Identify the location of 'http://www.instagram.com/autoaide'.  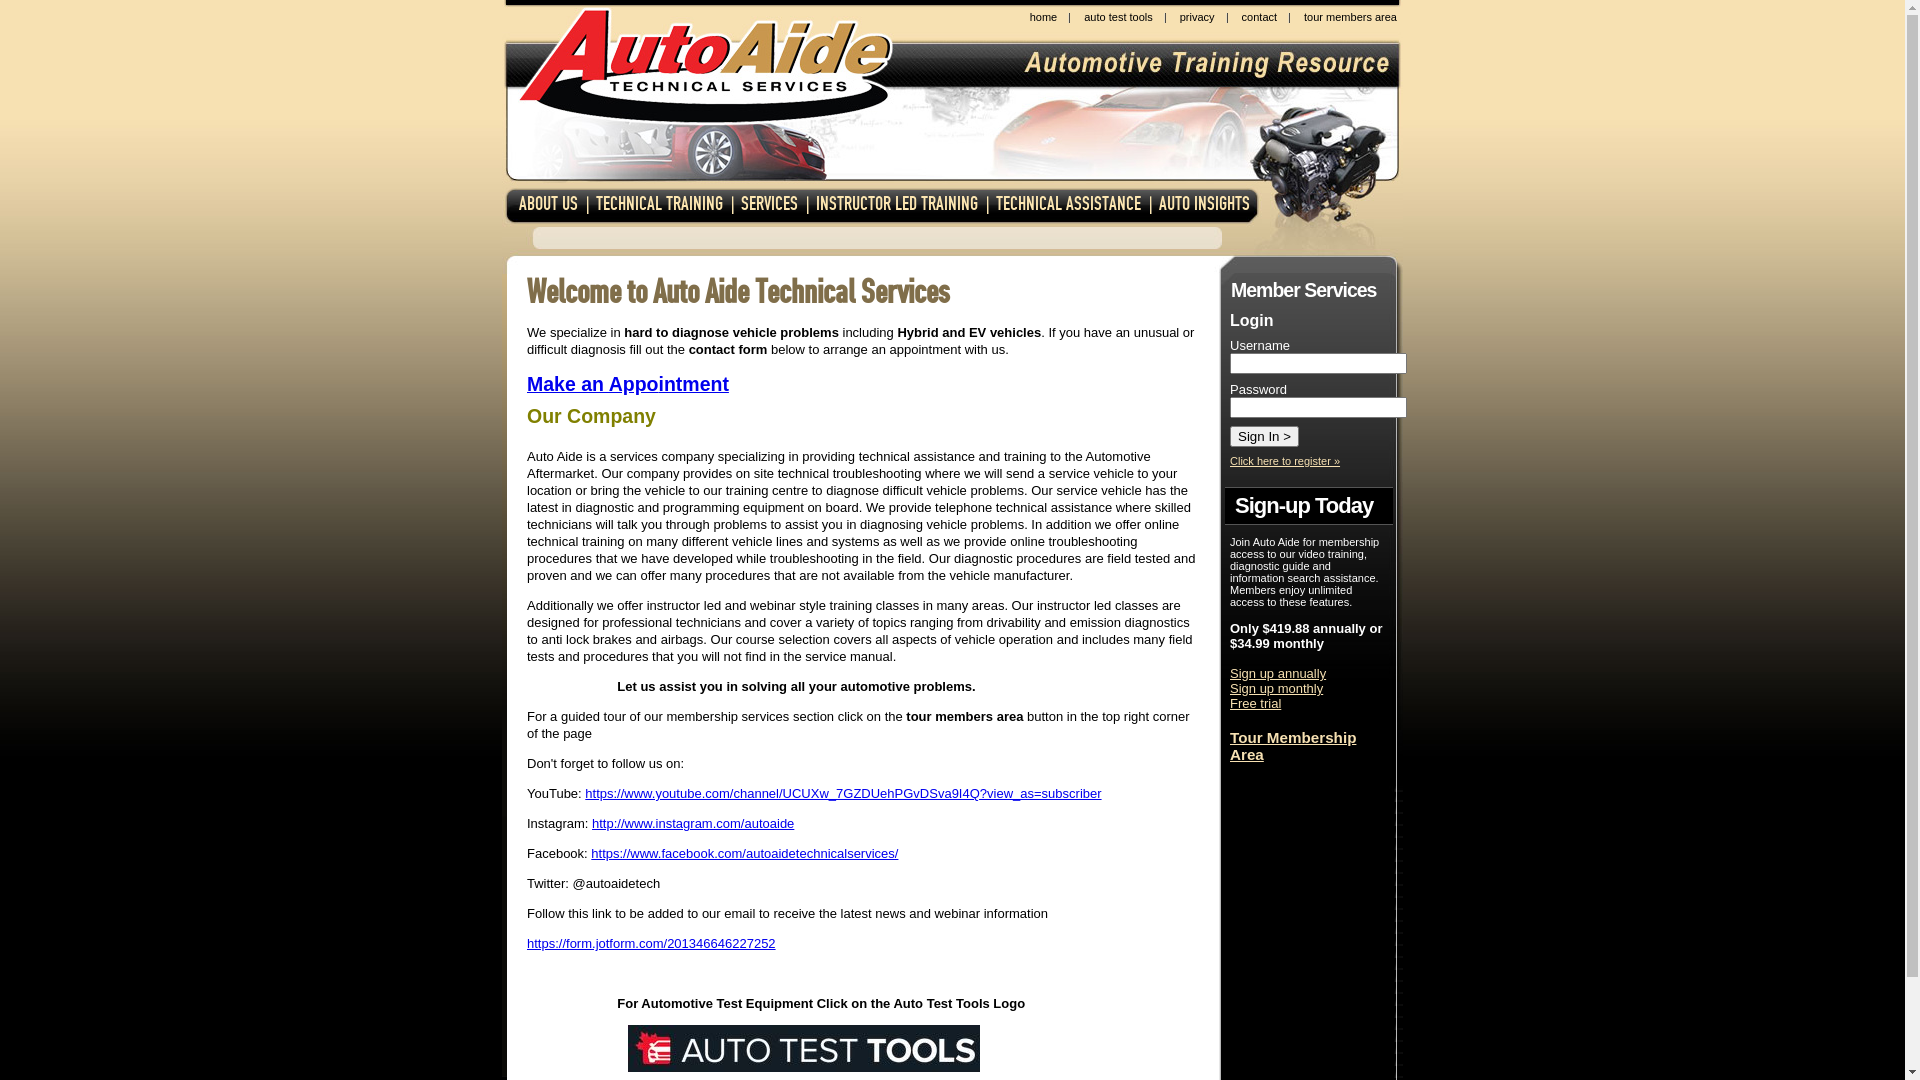
(692, 823).